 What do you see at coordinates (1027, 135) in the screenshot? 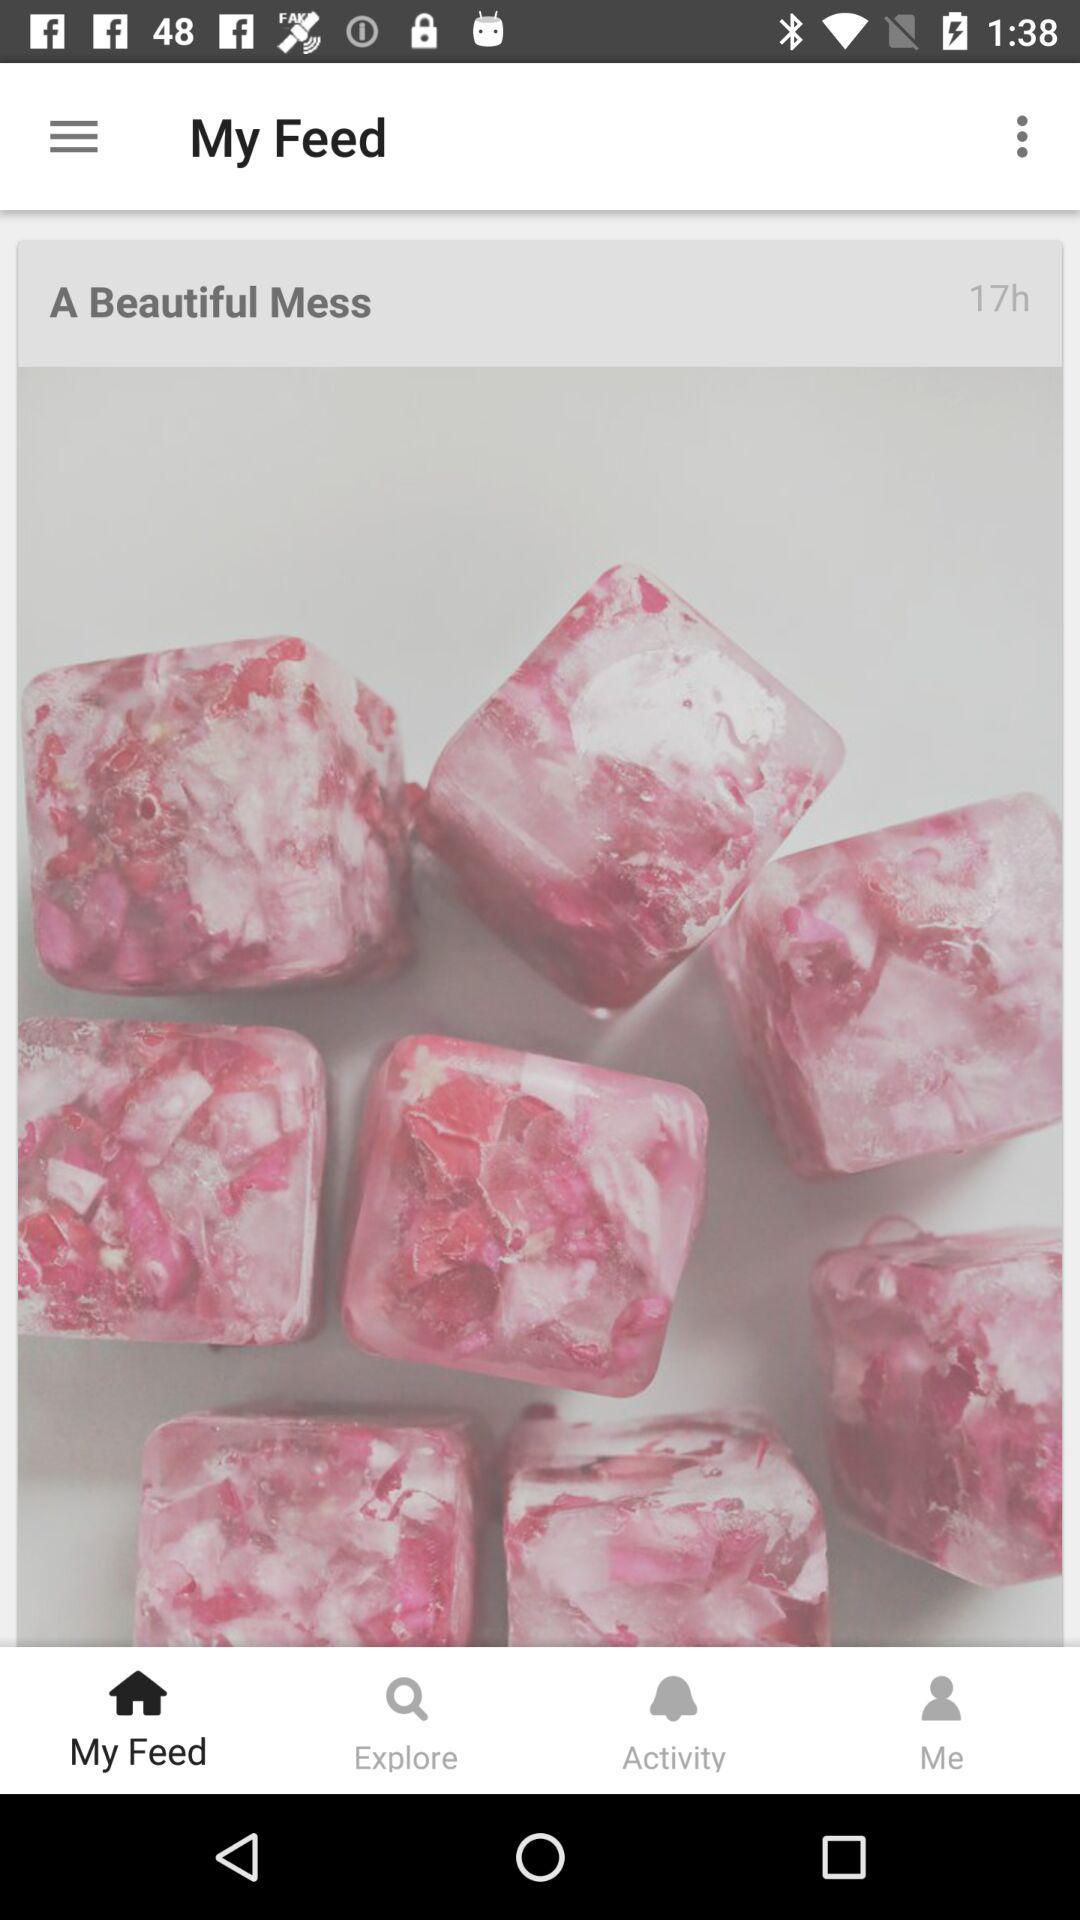
I see `item next to the my feed item` at bounding box center [1027, 135].